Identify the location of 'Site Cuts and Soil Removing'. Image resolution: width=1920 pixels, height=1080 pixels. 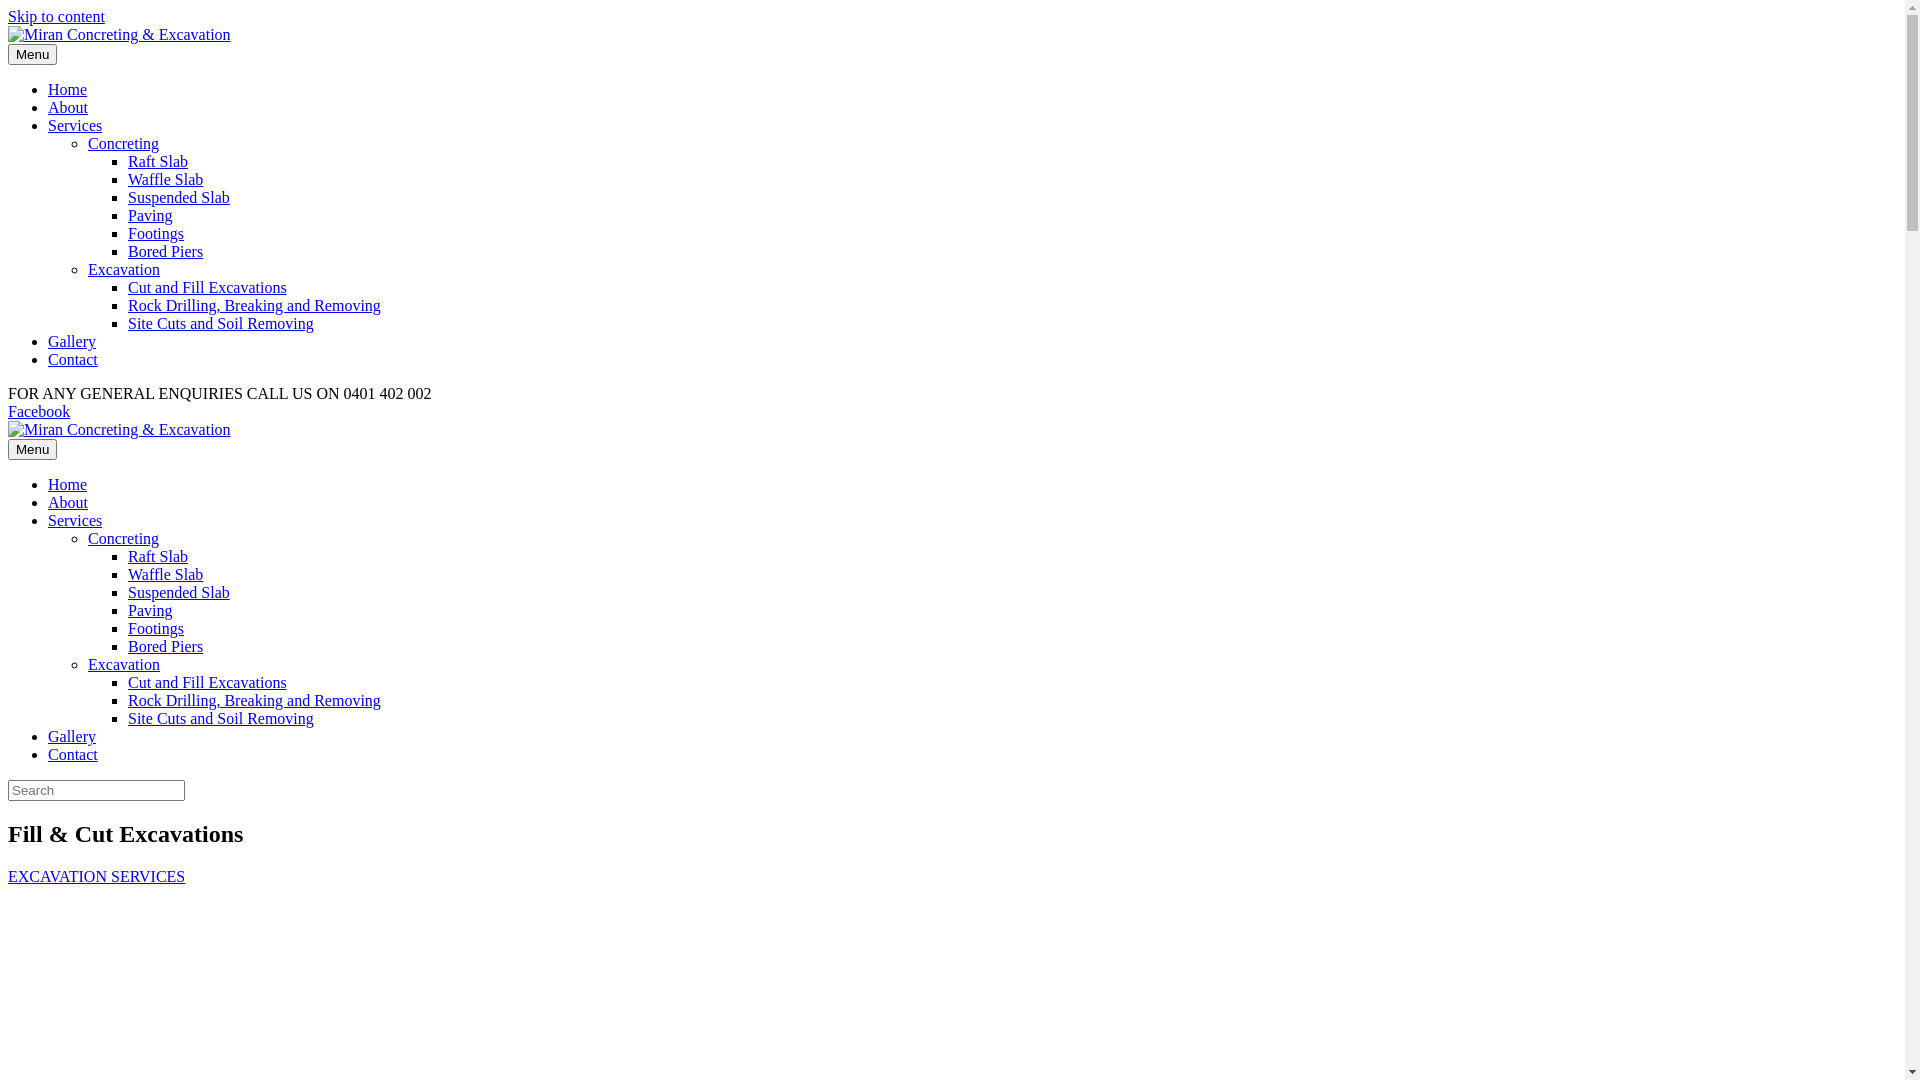
(220, 717).